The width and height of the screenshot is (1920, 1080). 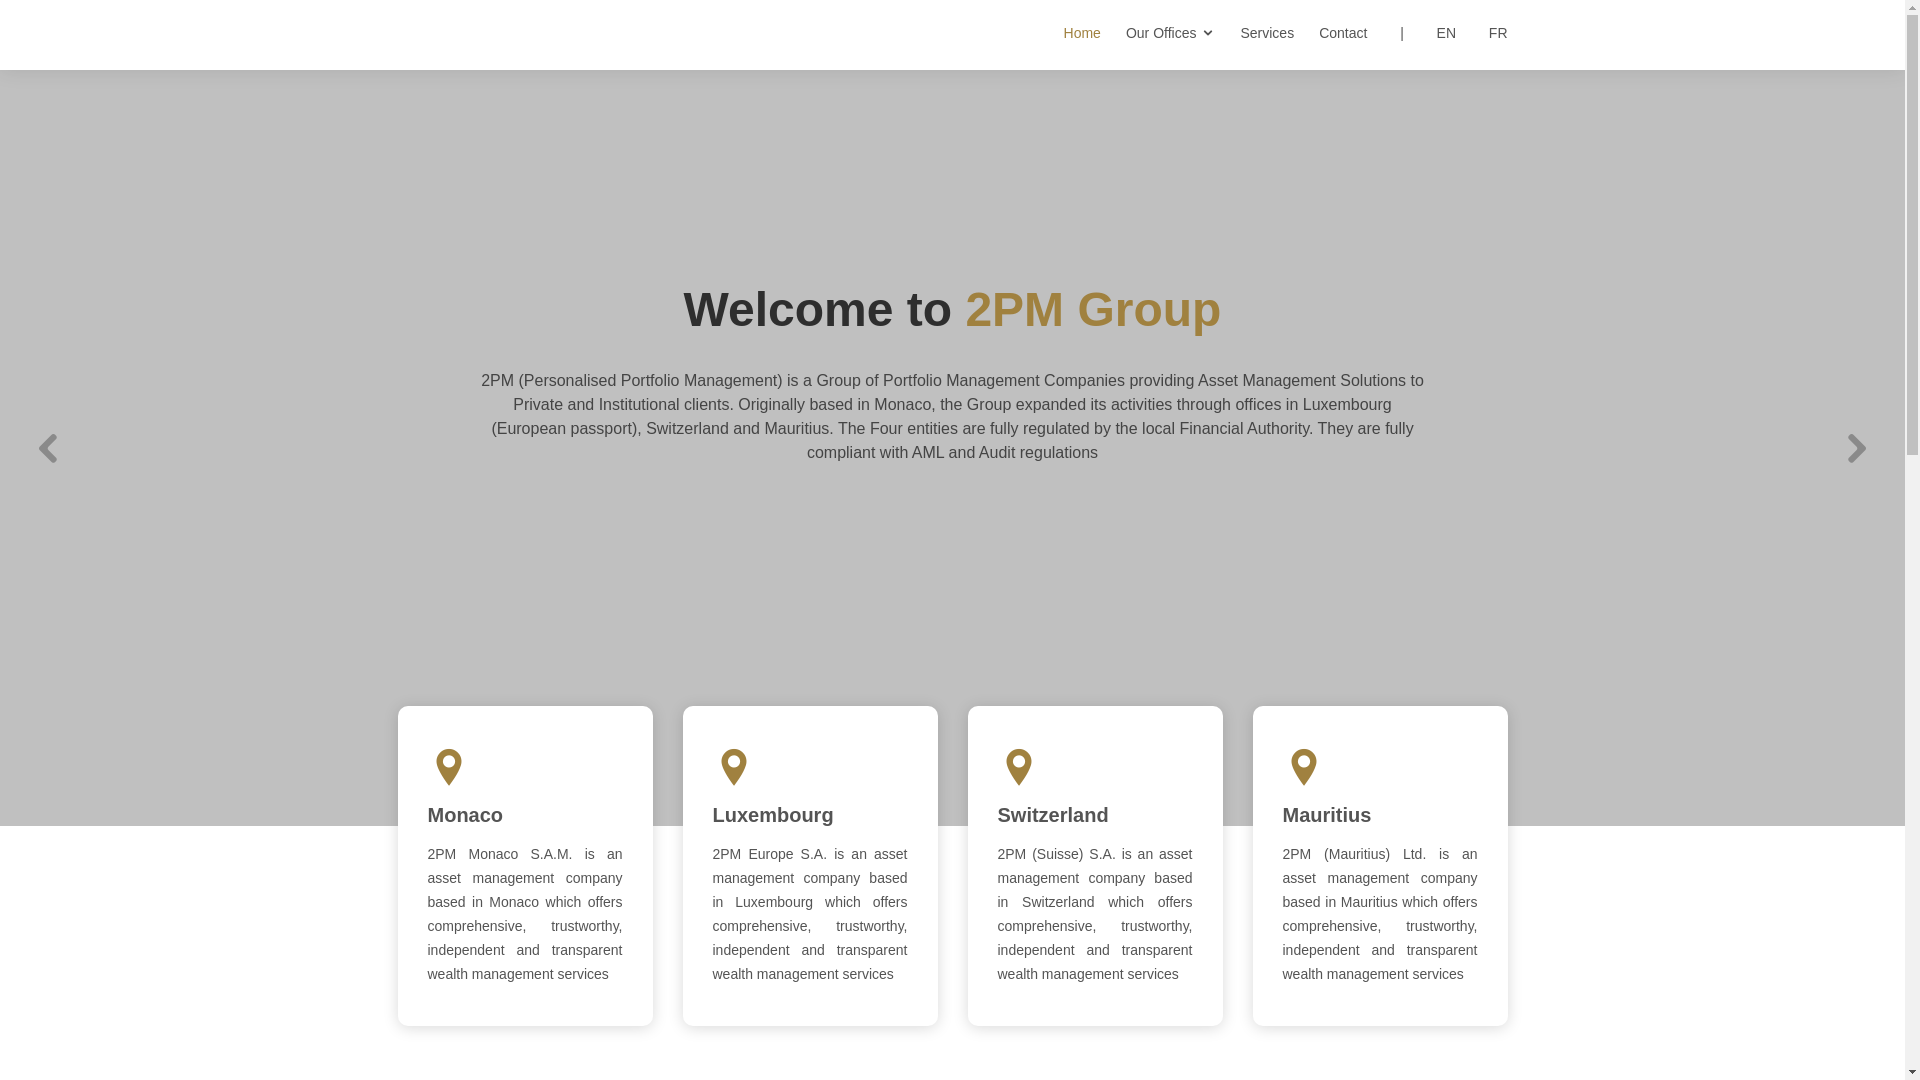 I want to click on 'Services', so click(x=1253, y=34).